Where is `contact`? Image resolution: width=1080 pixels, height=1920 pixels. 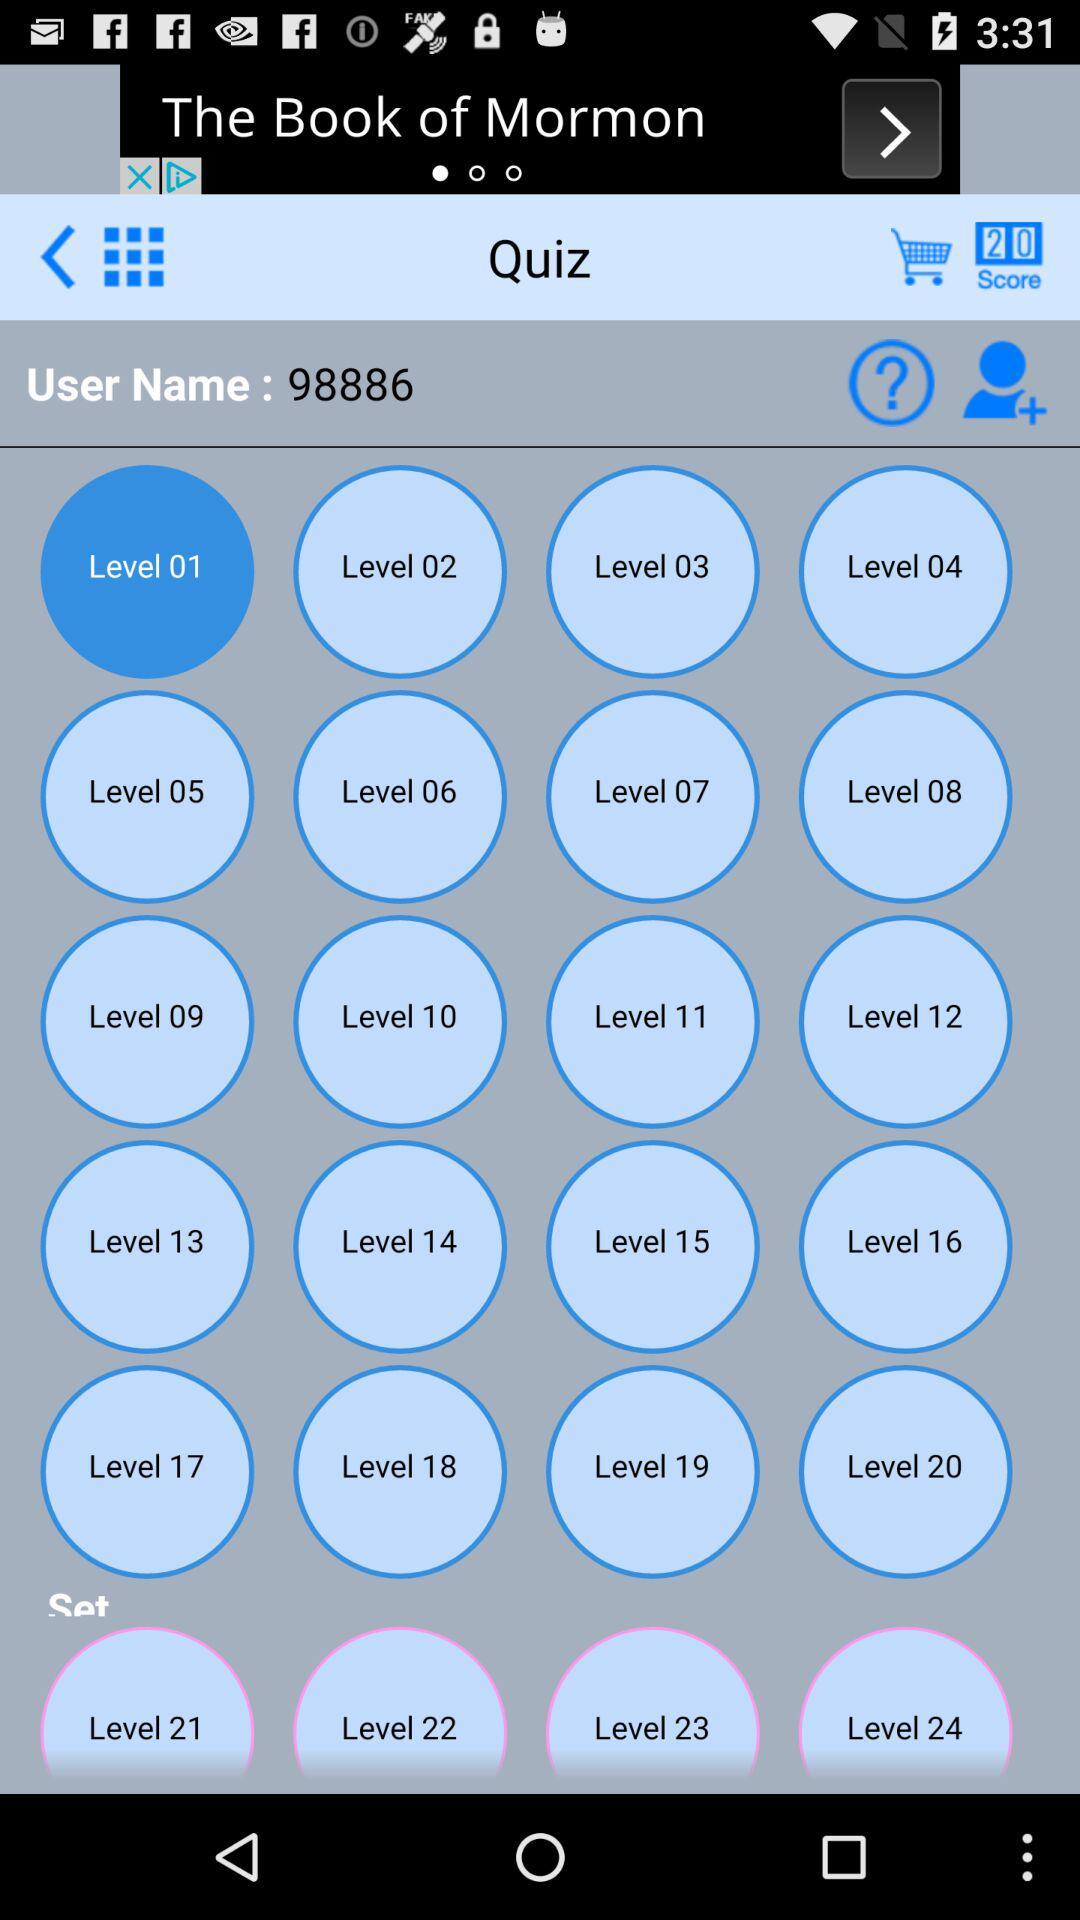 contact is located at coordinates (1004, 382).